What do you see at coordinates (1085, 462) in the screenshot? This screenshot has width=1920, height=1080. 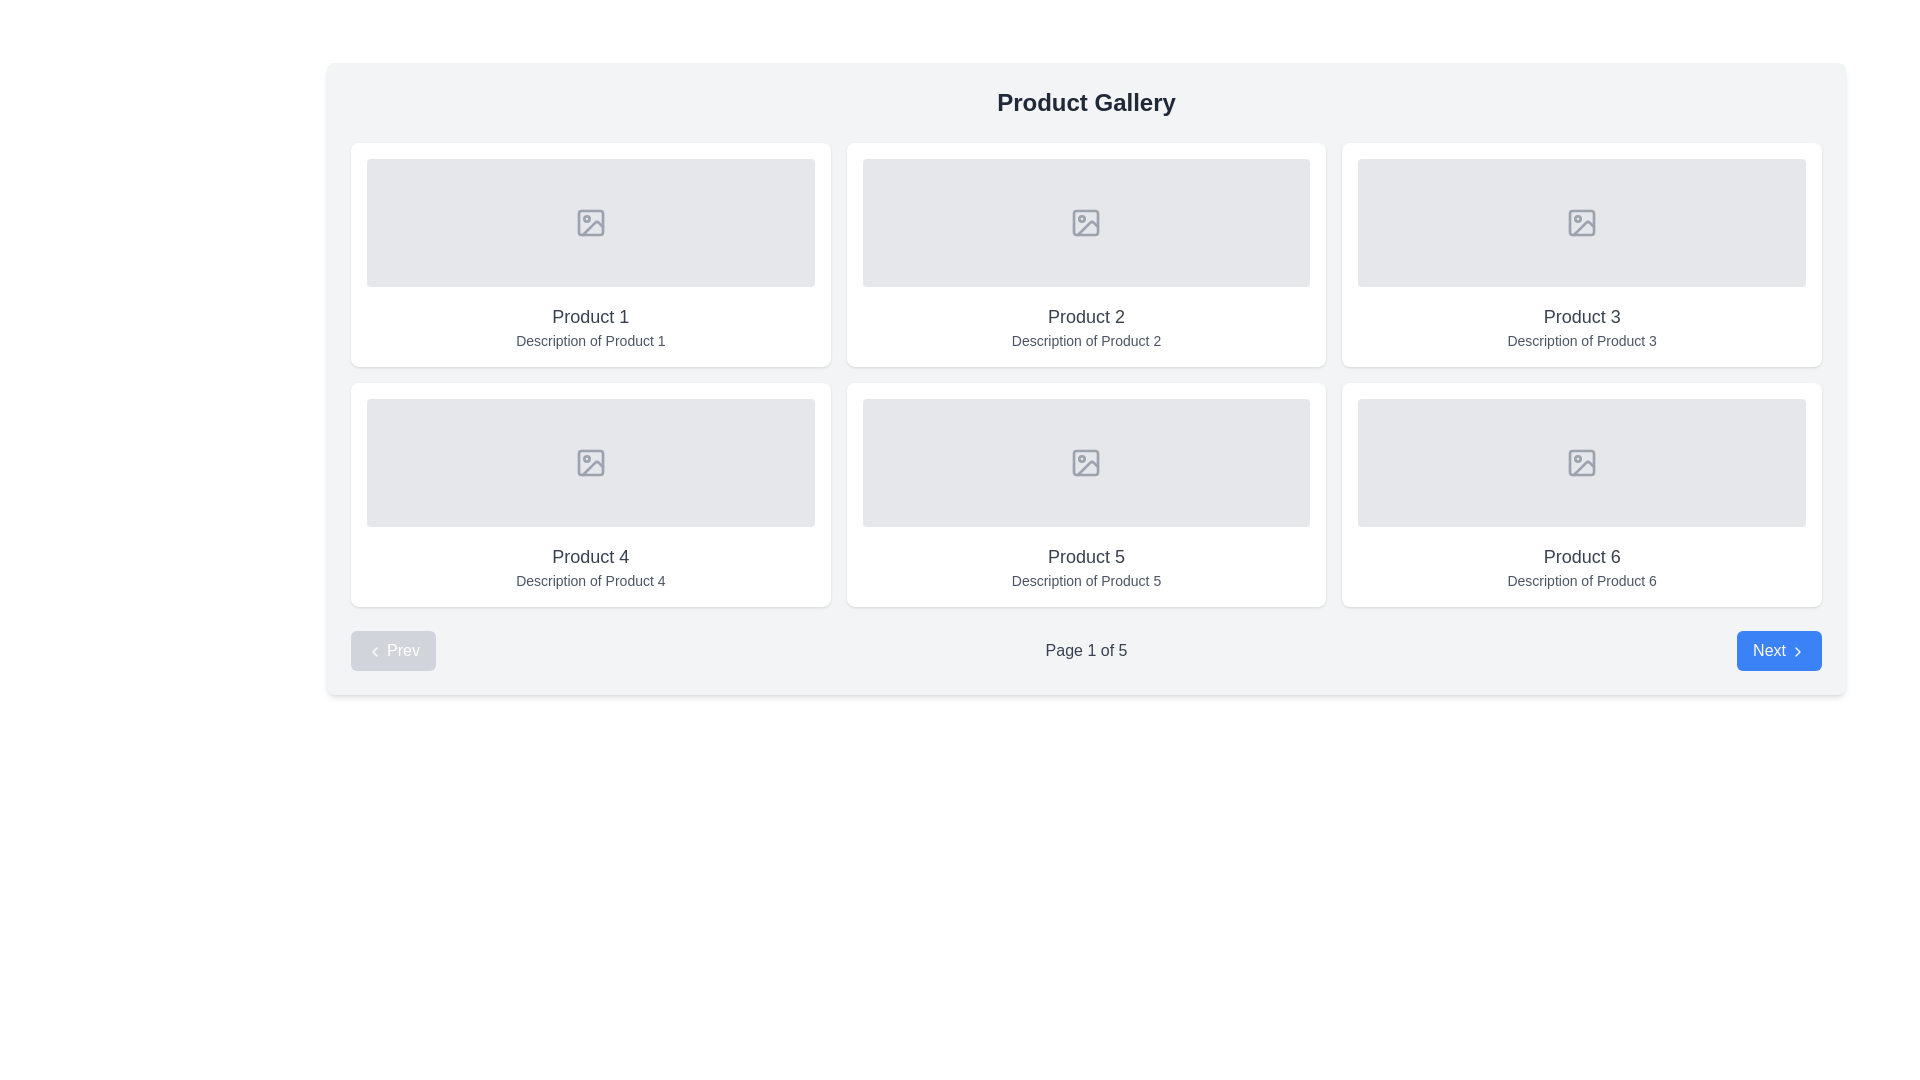 I see `decorative graphical element located in the central section of the image placeholder icon within the fifth product slot of the gallery` at bounding box center [1085, 462].